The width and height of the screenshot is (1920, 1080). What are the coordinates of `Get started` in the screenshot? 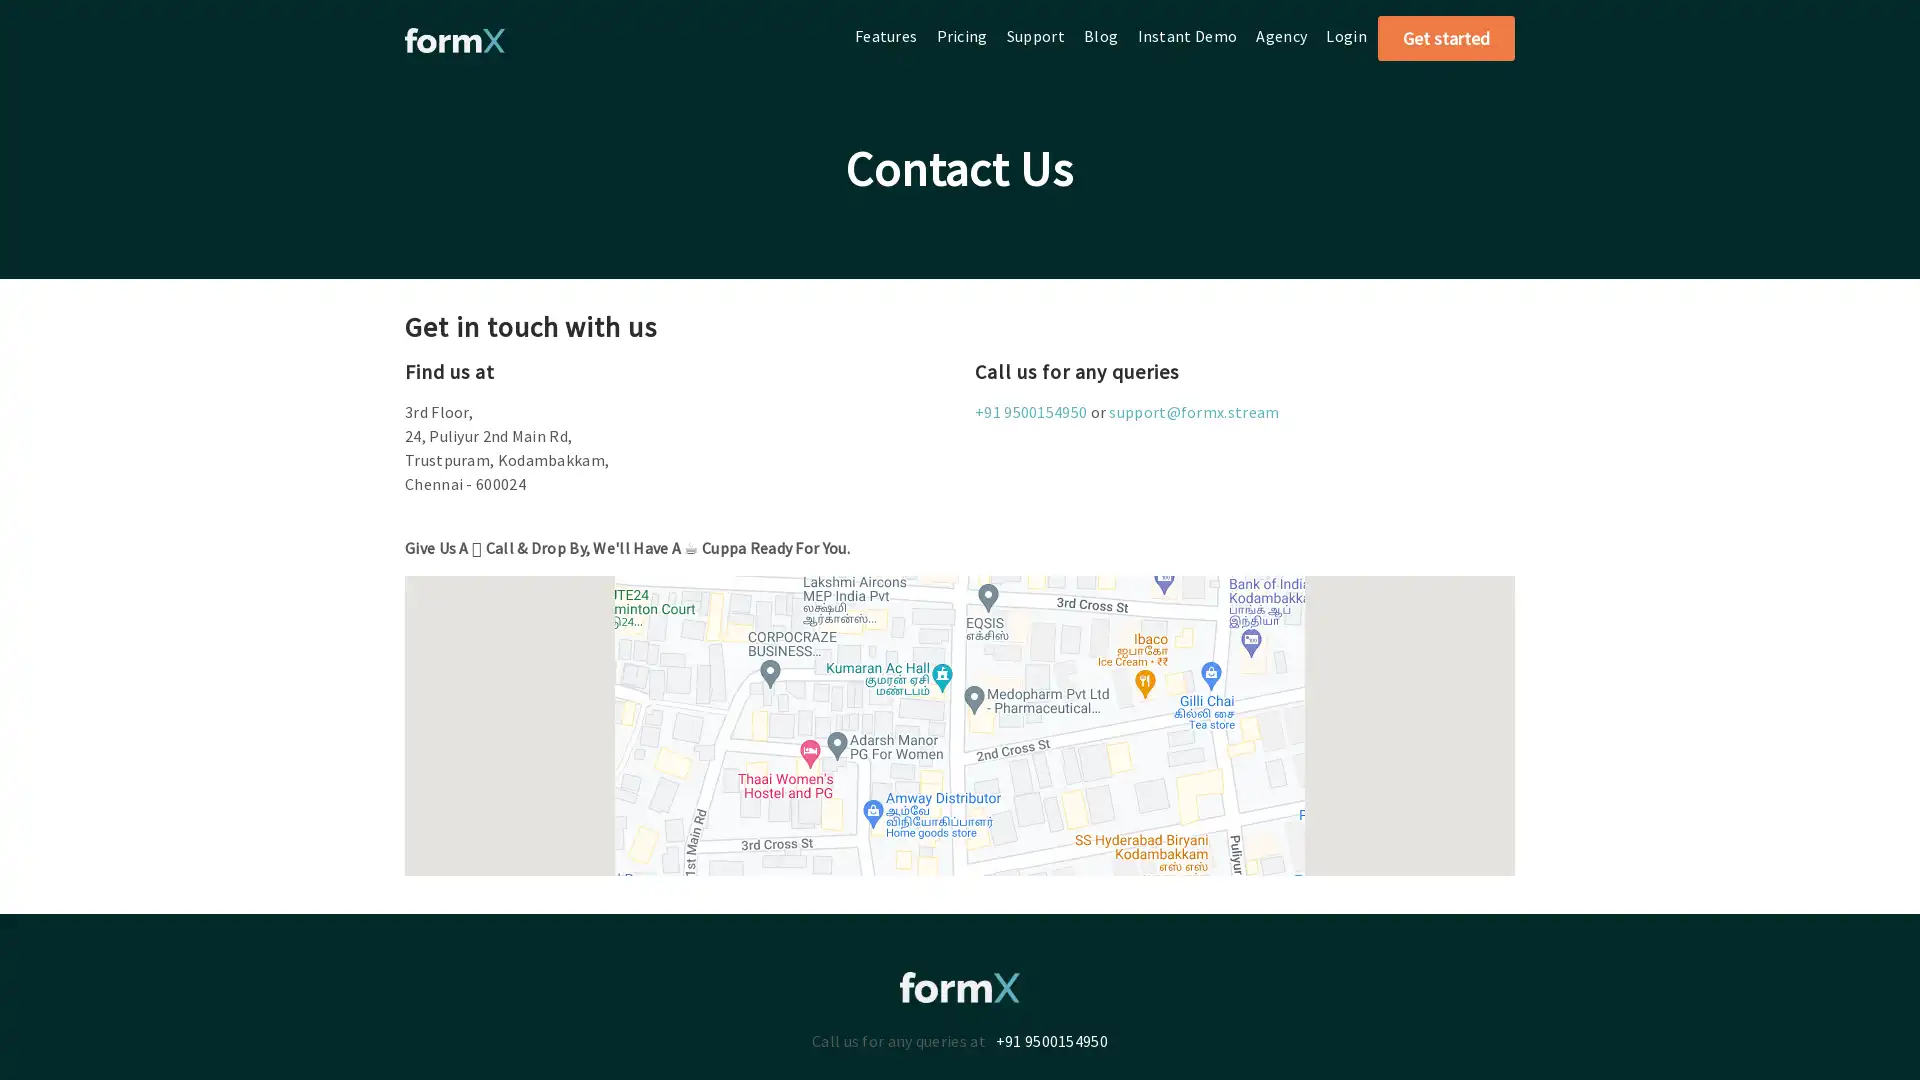 It's located at (1446, 38).